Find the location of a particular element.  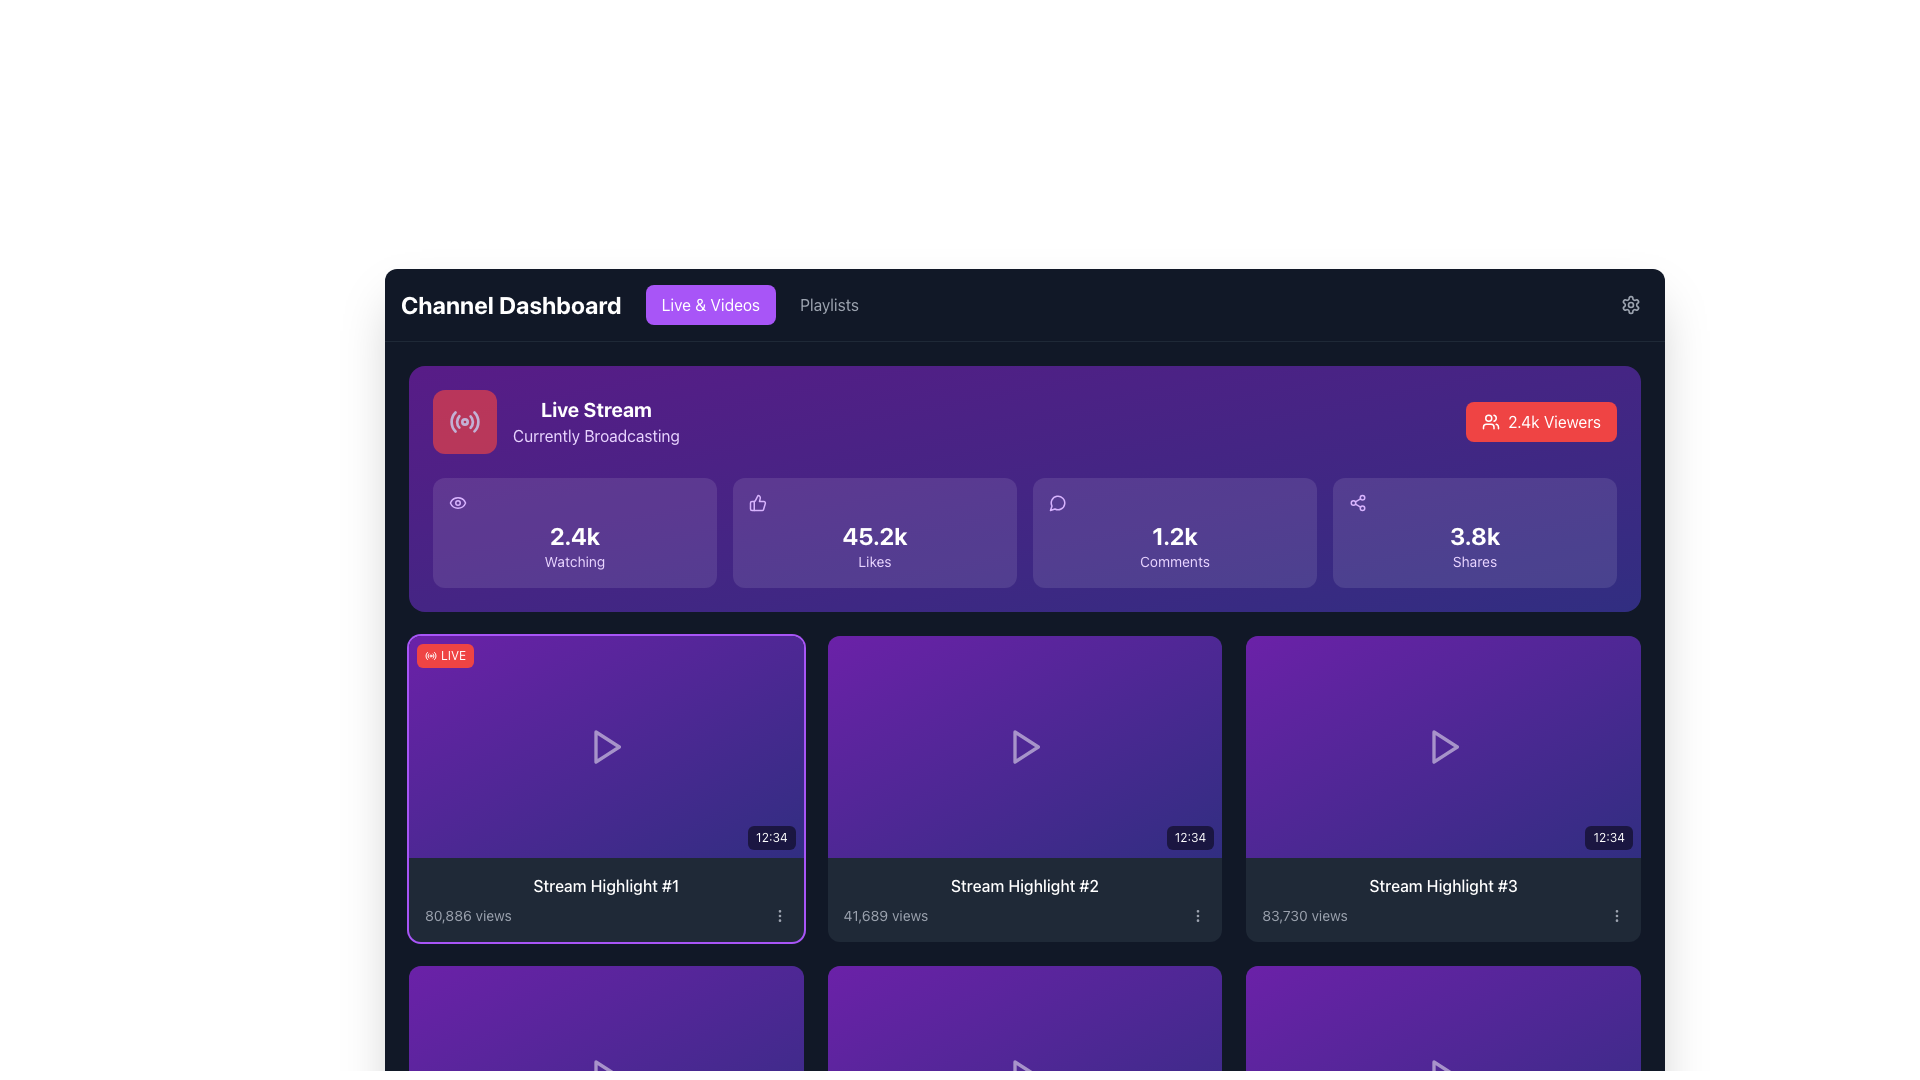

the 'Playlists' button is located at coordinates (829, 304).